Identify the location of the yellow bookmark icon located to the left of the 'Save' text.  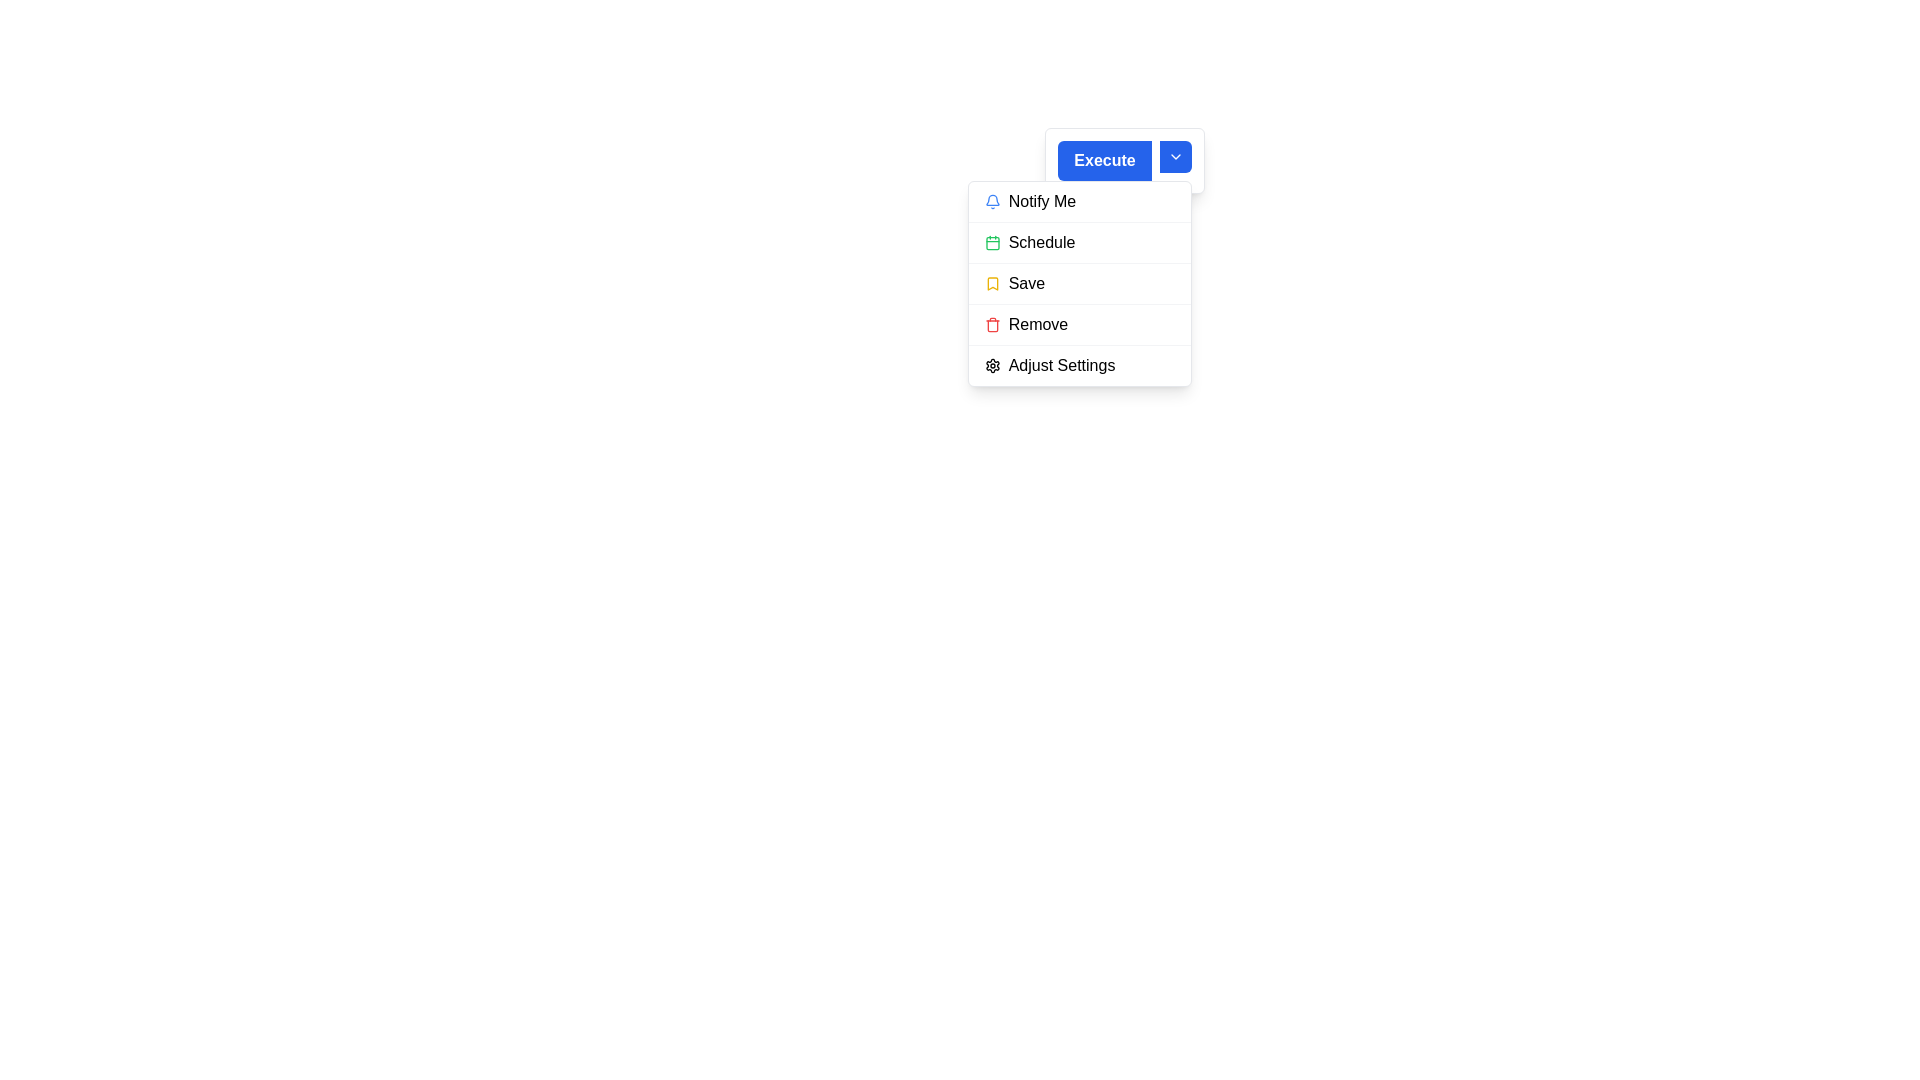
(992, 284).